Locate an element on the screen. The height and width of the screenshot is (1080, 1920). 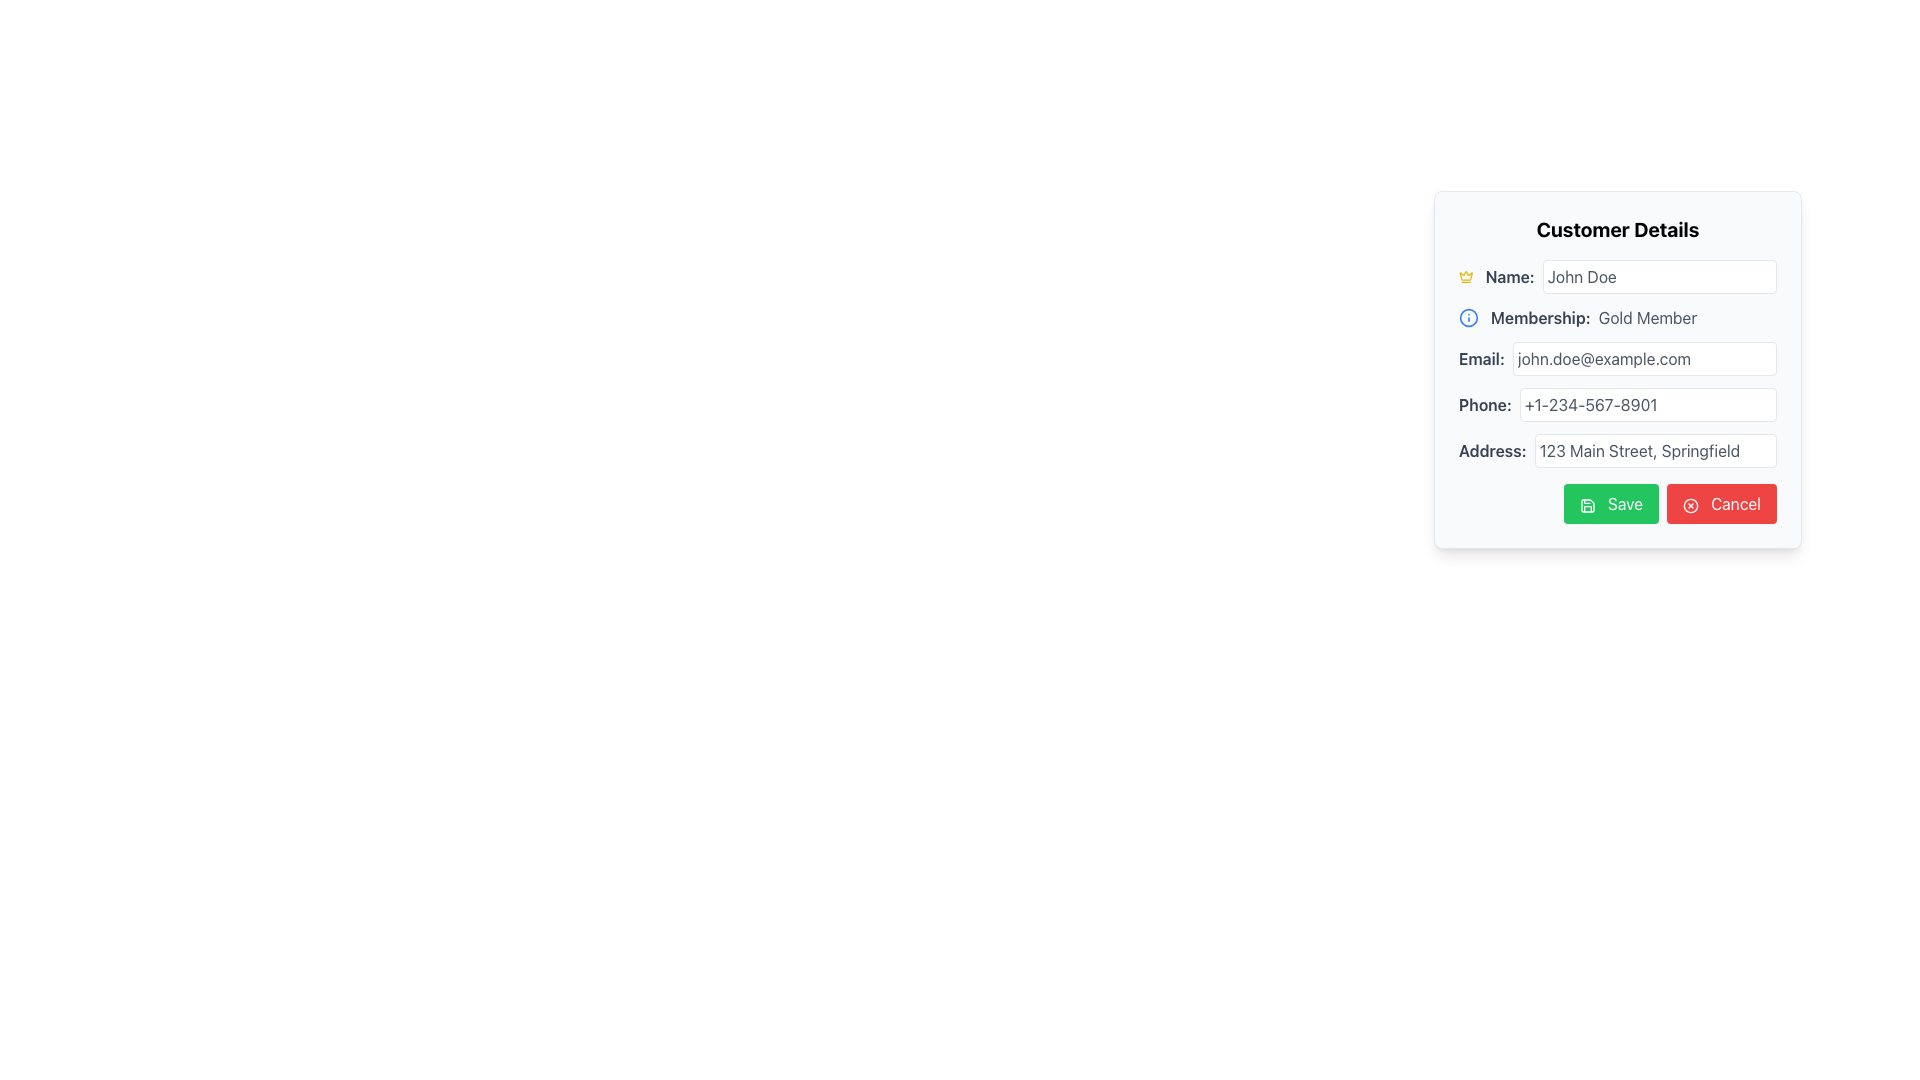
the 'Cancel' button located to the right of the 'Save' button at the bottom of the card-like interface is located at coordinates (1721, 503).